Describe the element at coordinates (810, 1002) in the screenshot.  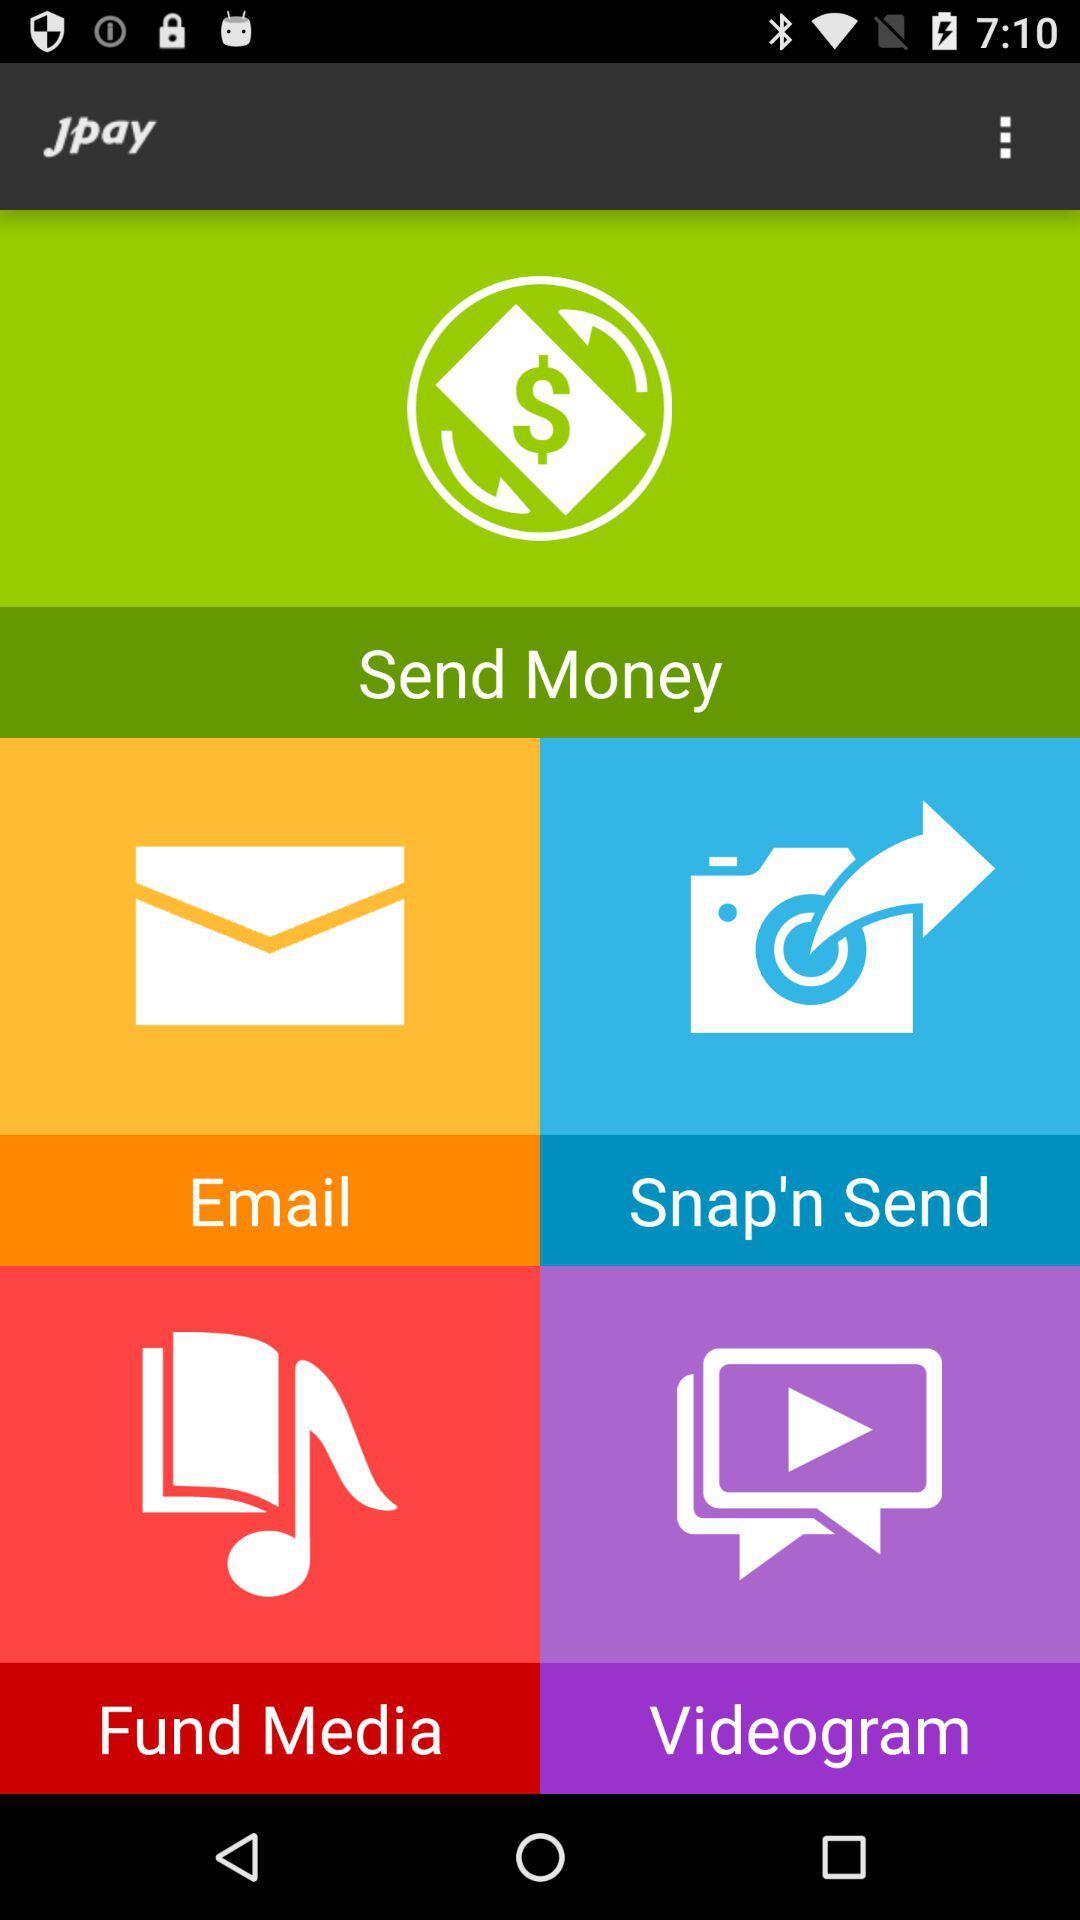
I see `take and send photo` at that location.